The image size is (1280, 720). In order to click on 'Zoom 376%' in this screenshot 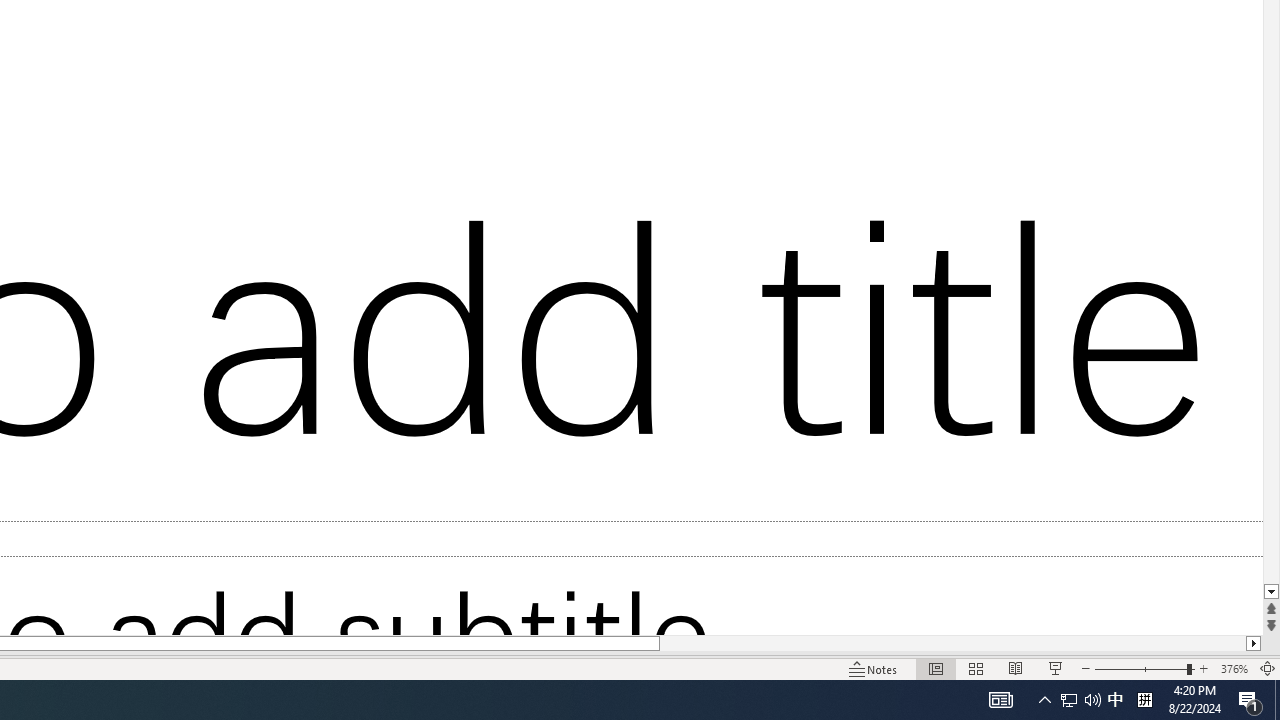, I will do `click(1233, 669)`.